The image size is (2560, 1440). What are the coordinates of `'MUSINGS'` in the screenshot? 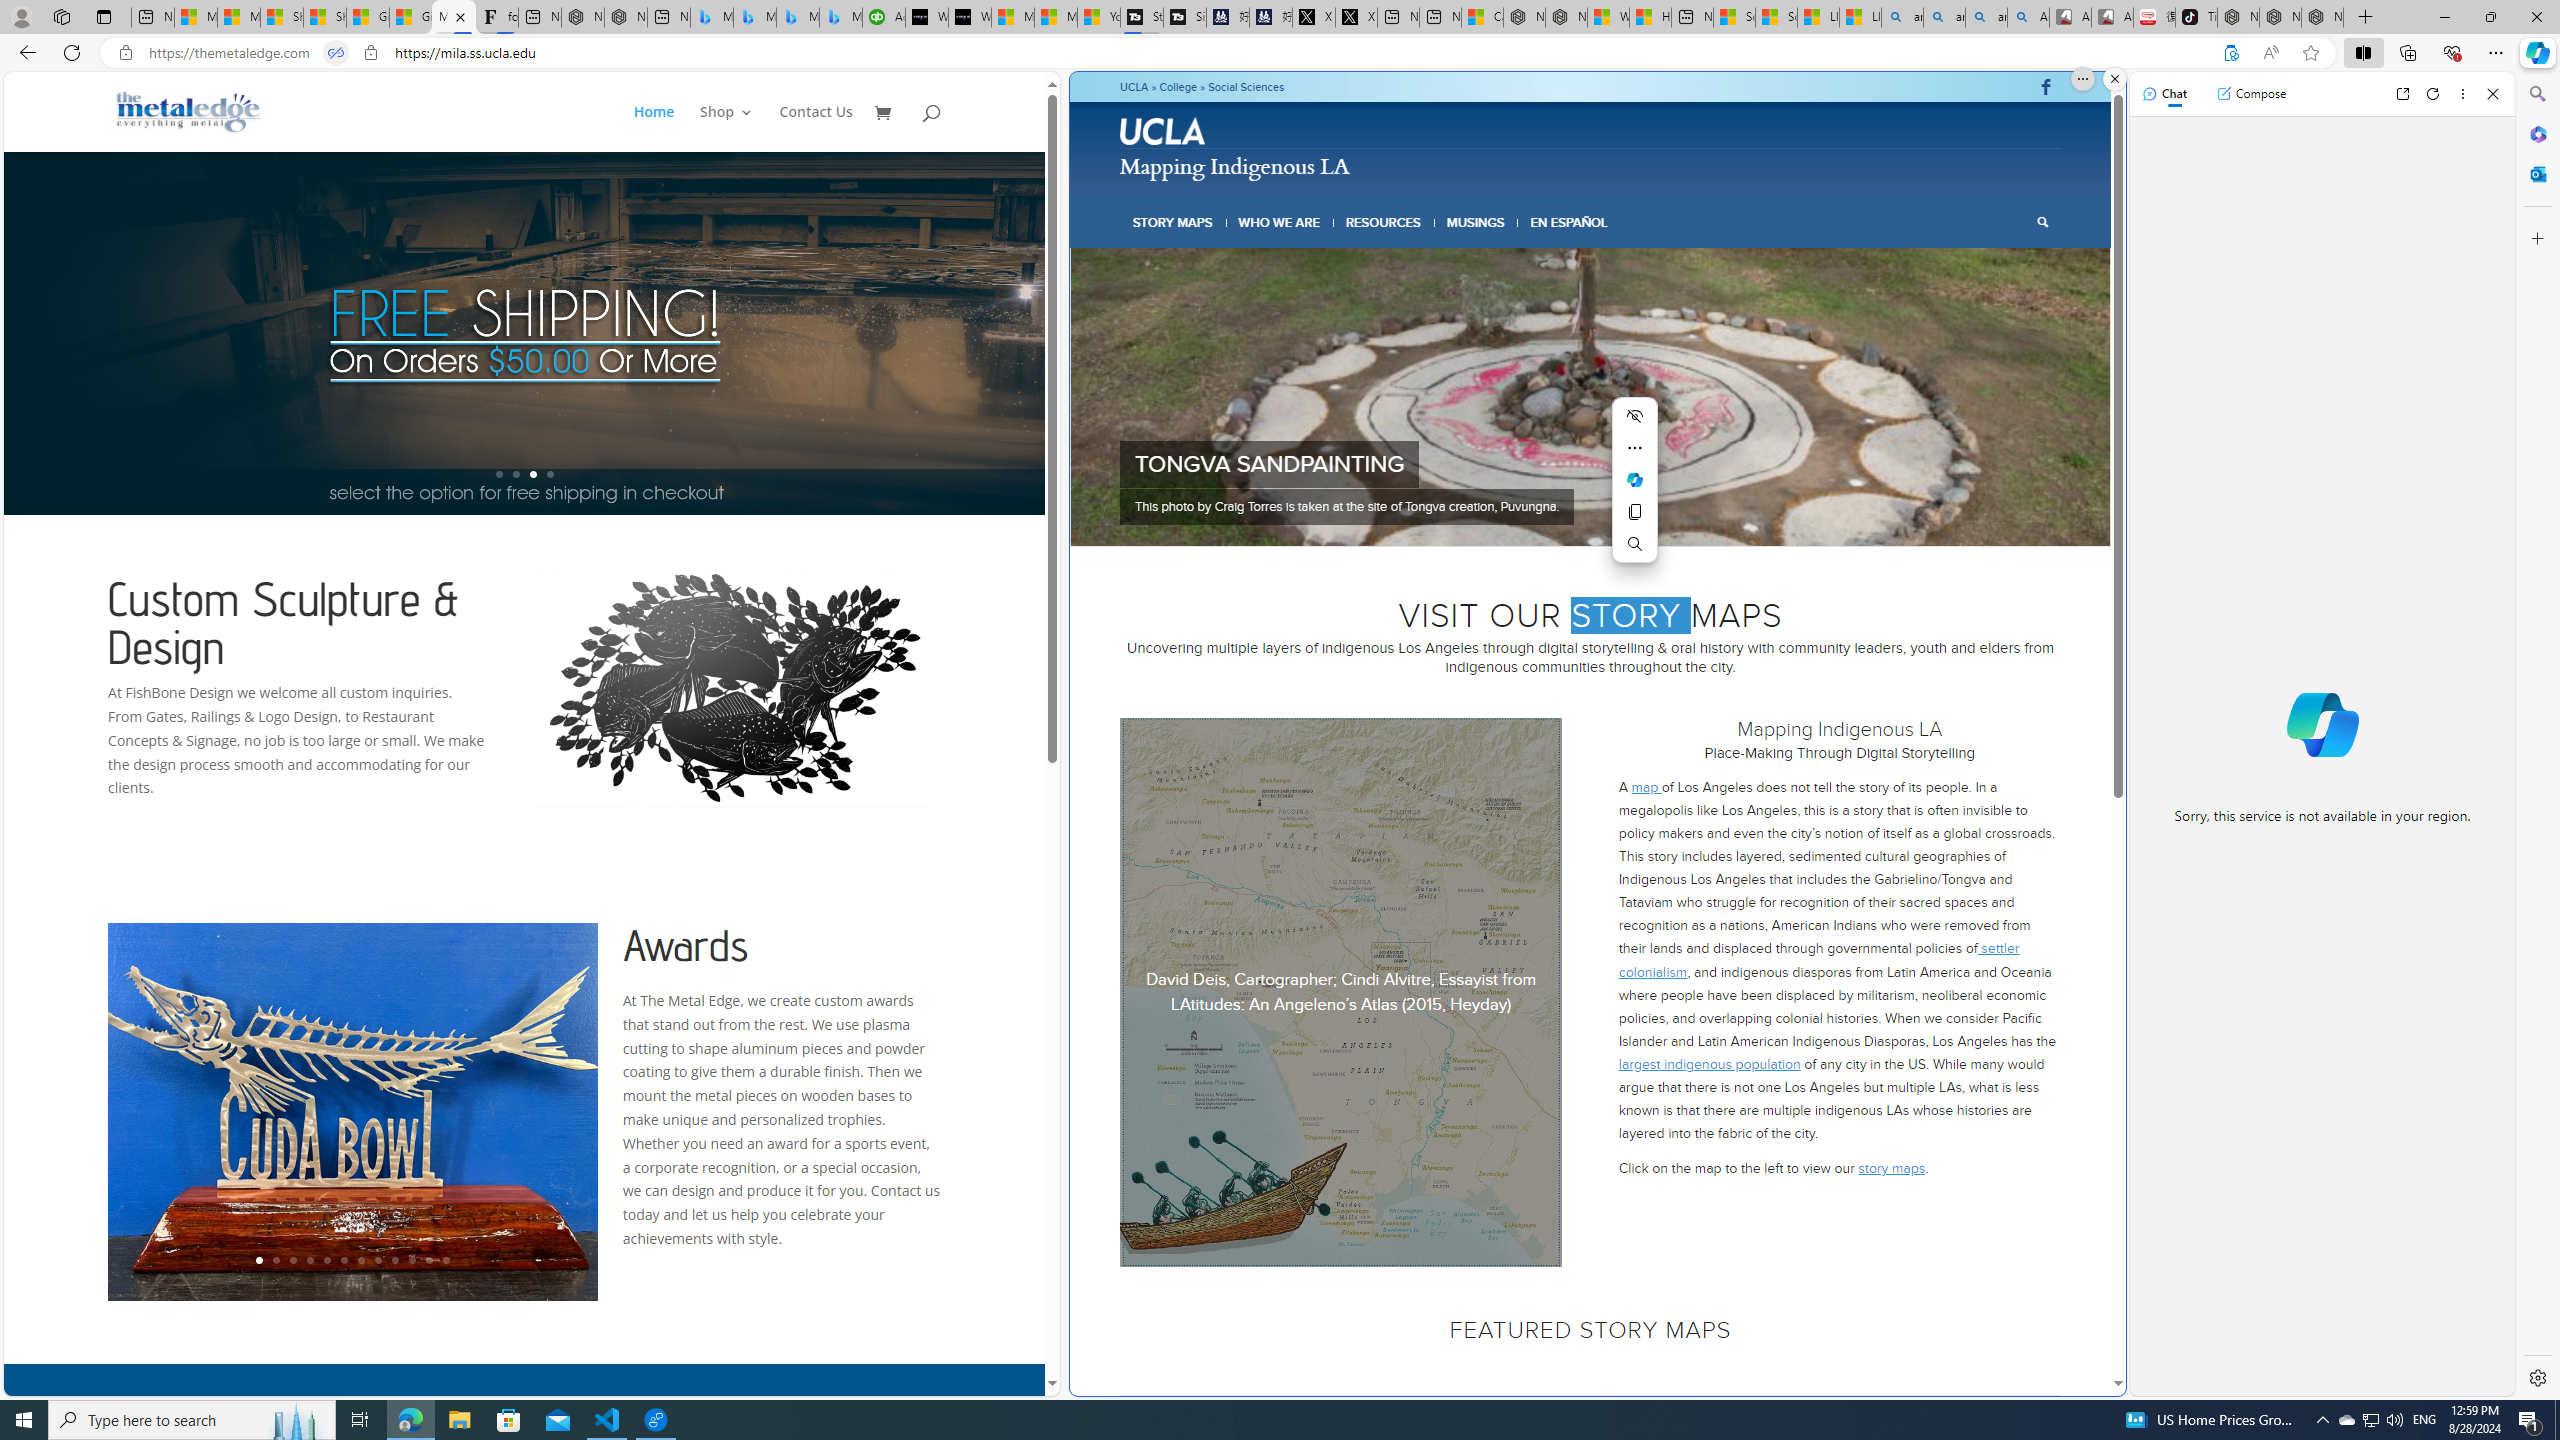 It's located at (1475, 222).